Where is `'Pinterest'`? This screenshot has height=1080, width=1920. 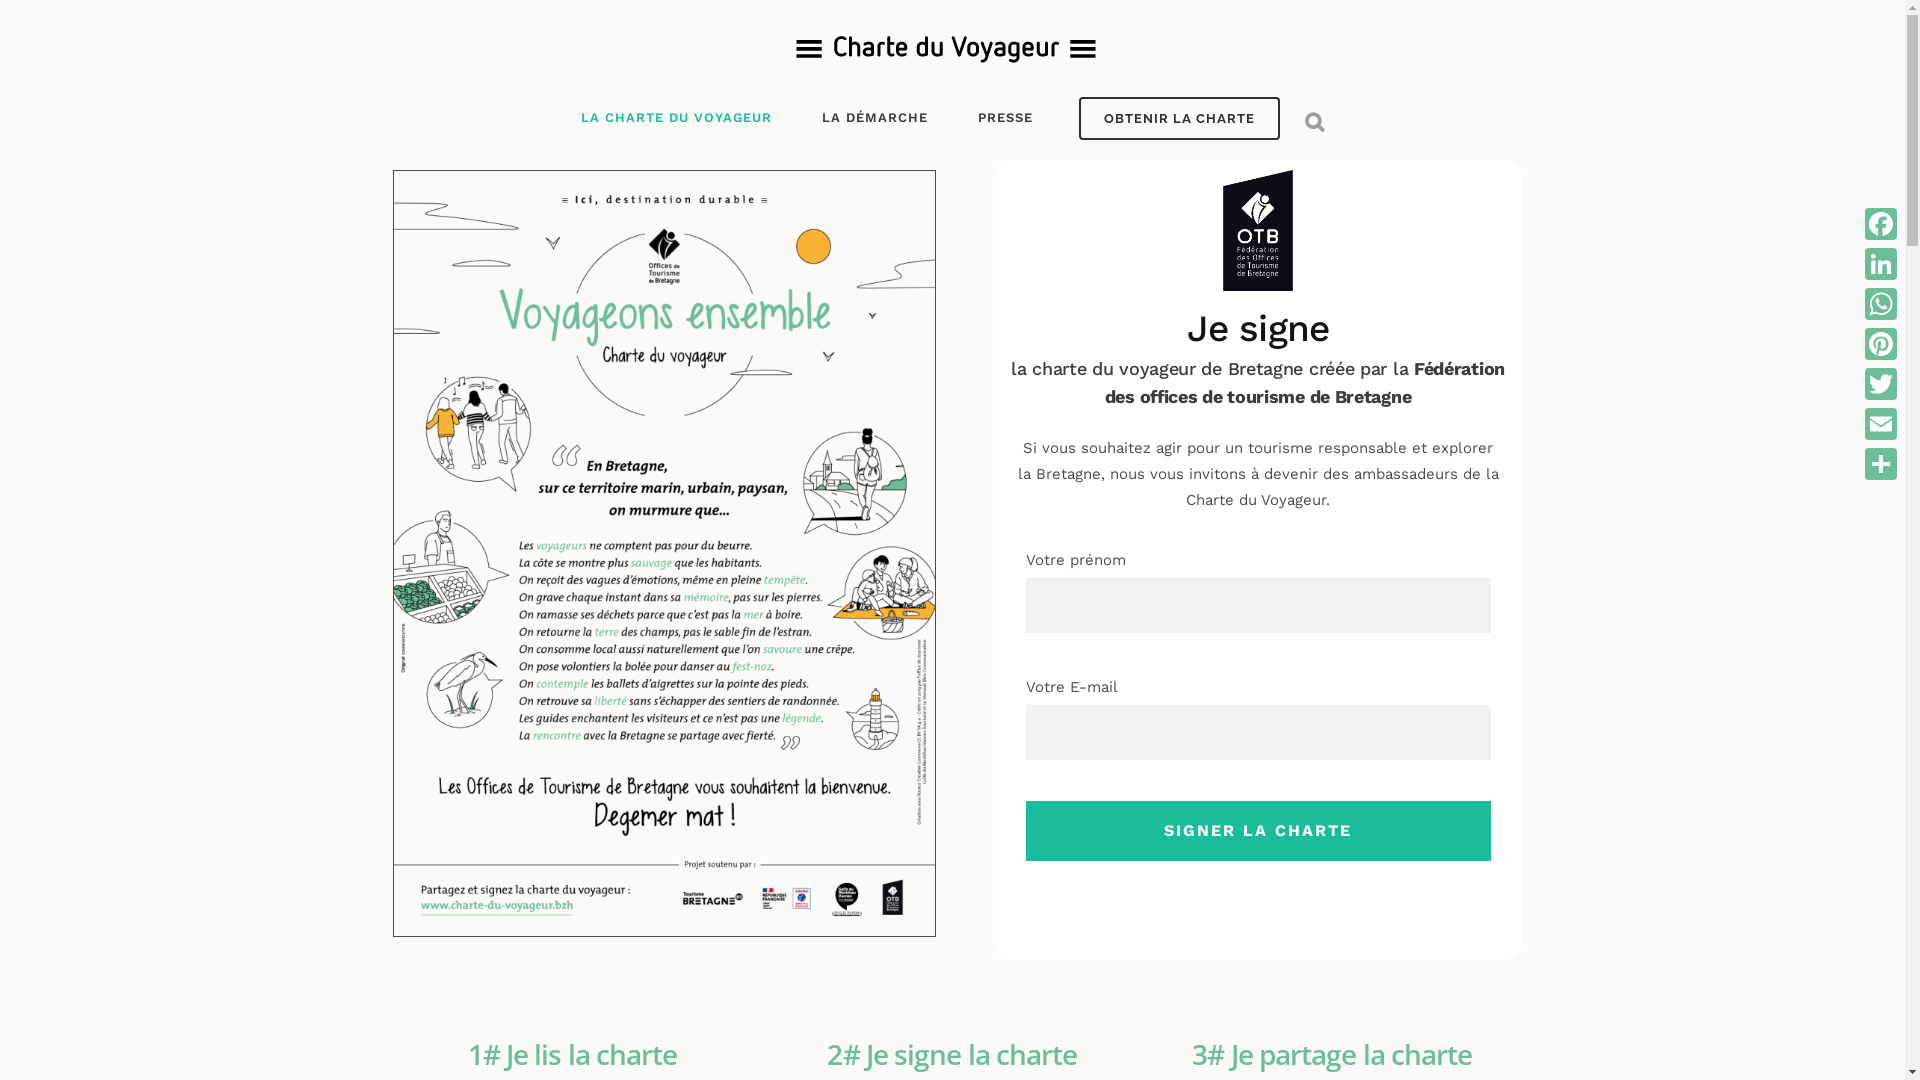
'Pinterest' is located at coordinates (1880, 342).